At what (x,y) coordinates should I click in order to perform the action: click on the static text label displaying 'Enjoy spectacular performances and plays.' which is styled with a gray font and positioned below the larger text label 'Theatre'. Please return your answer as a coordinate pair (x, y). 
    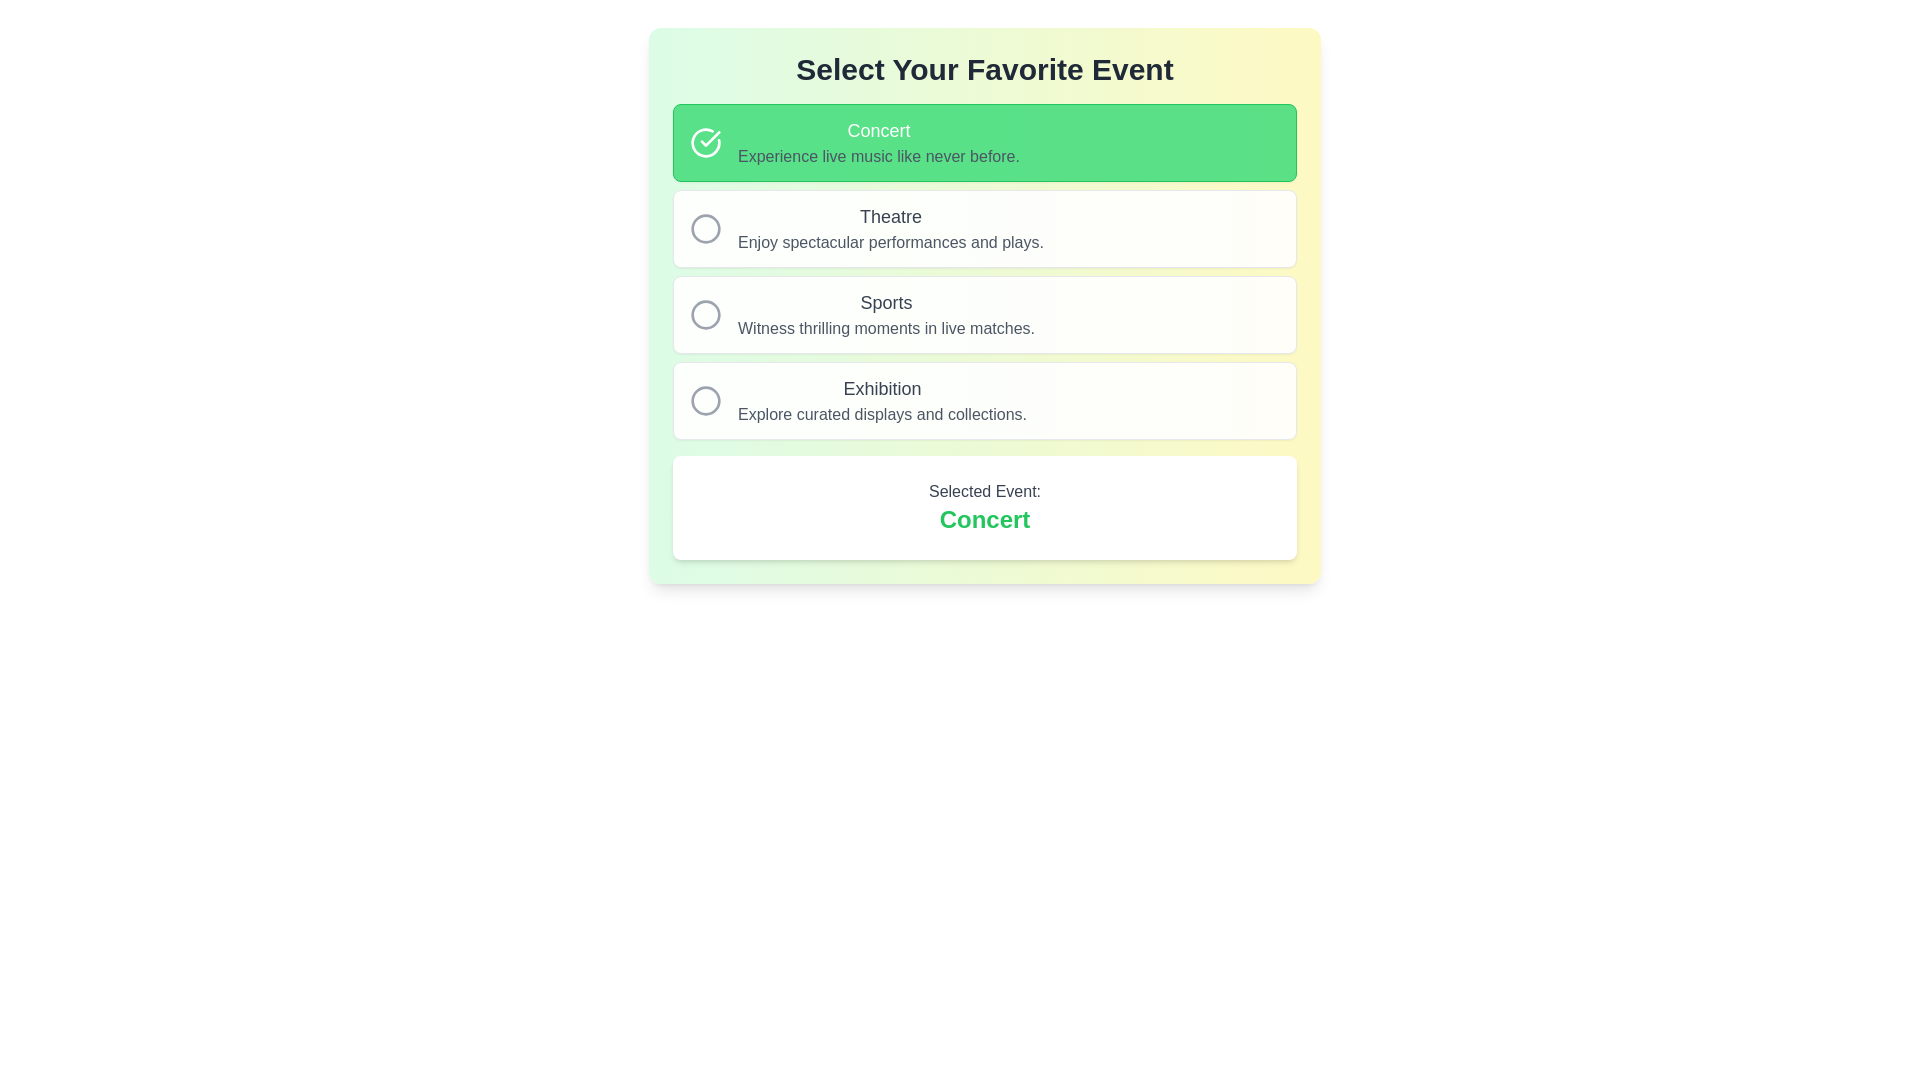
    Looking at the image, I should click on (889, 242).